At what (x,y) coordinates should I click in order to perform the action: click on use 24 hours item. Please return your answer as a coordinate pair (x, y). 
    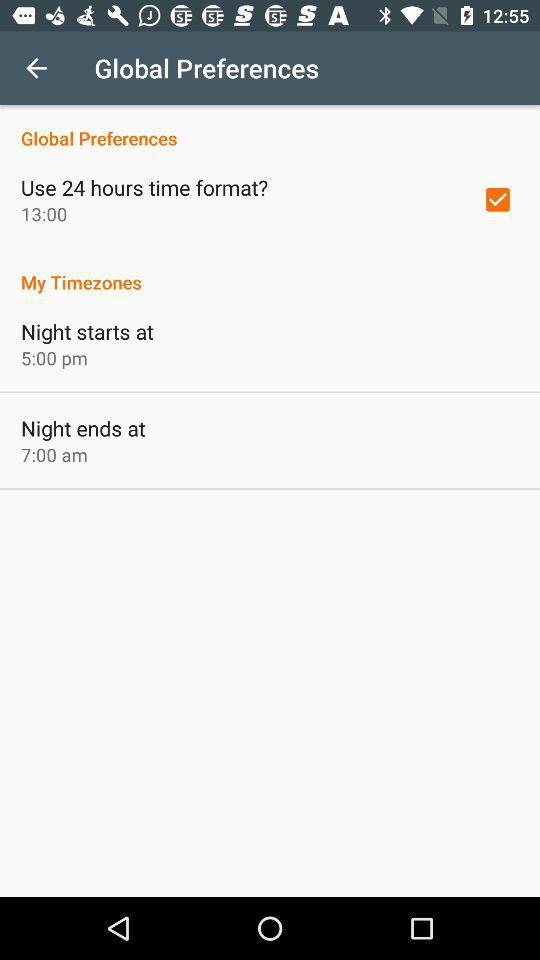
    Looking at the image, I should click on (143, 187).